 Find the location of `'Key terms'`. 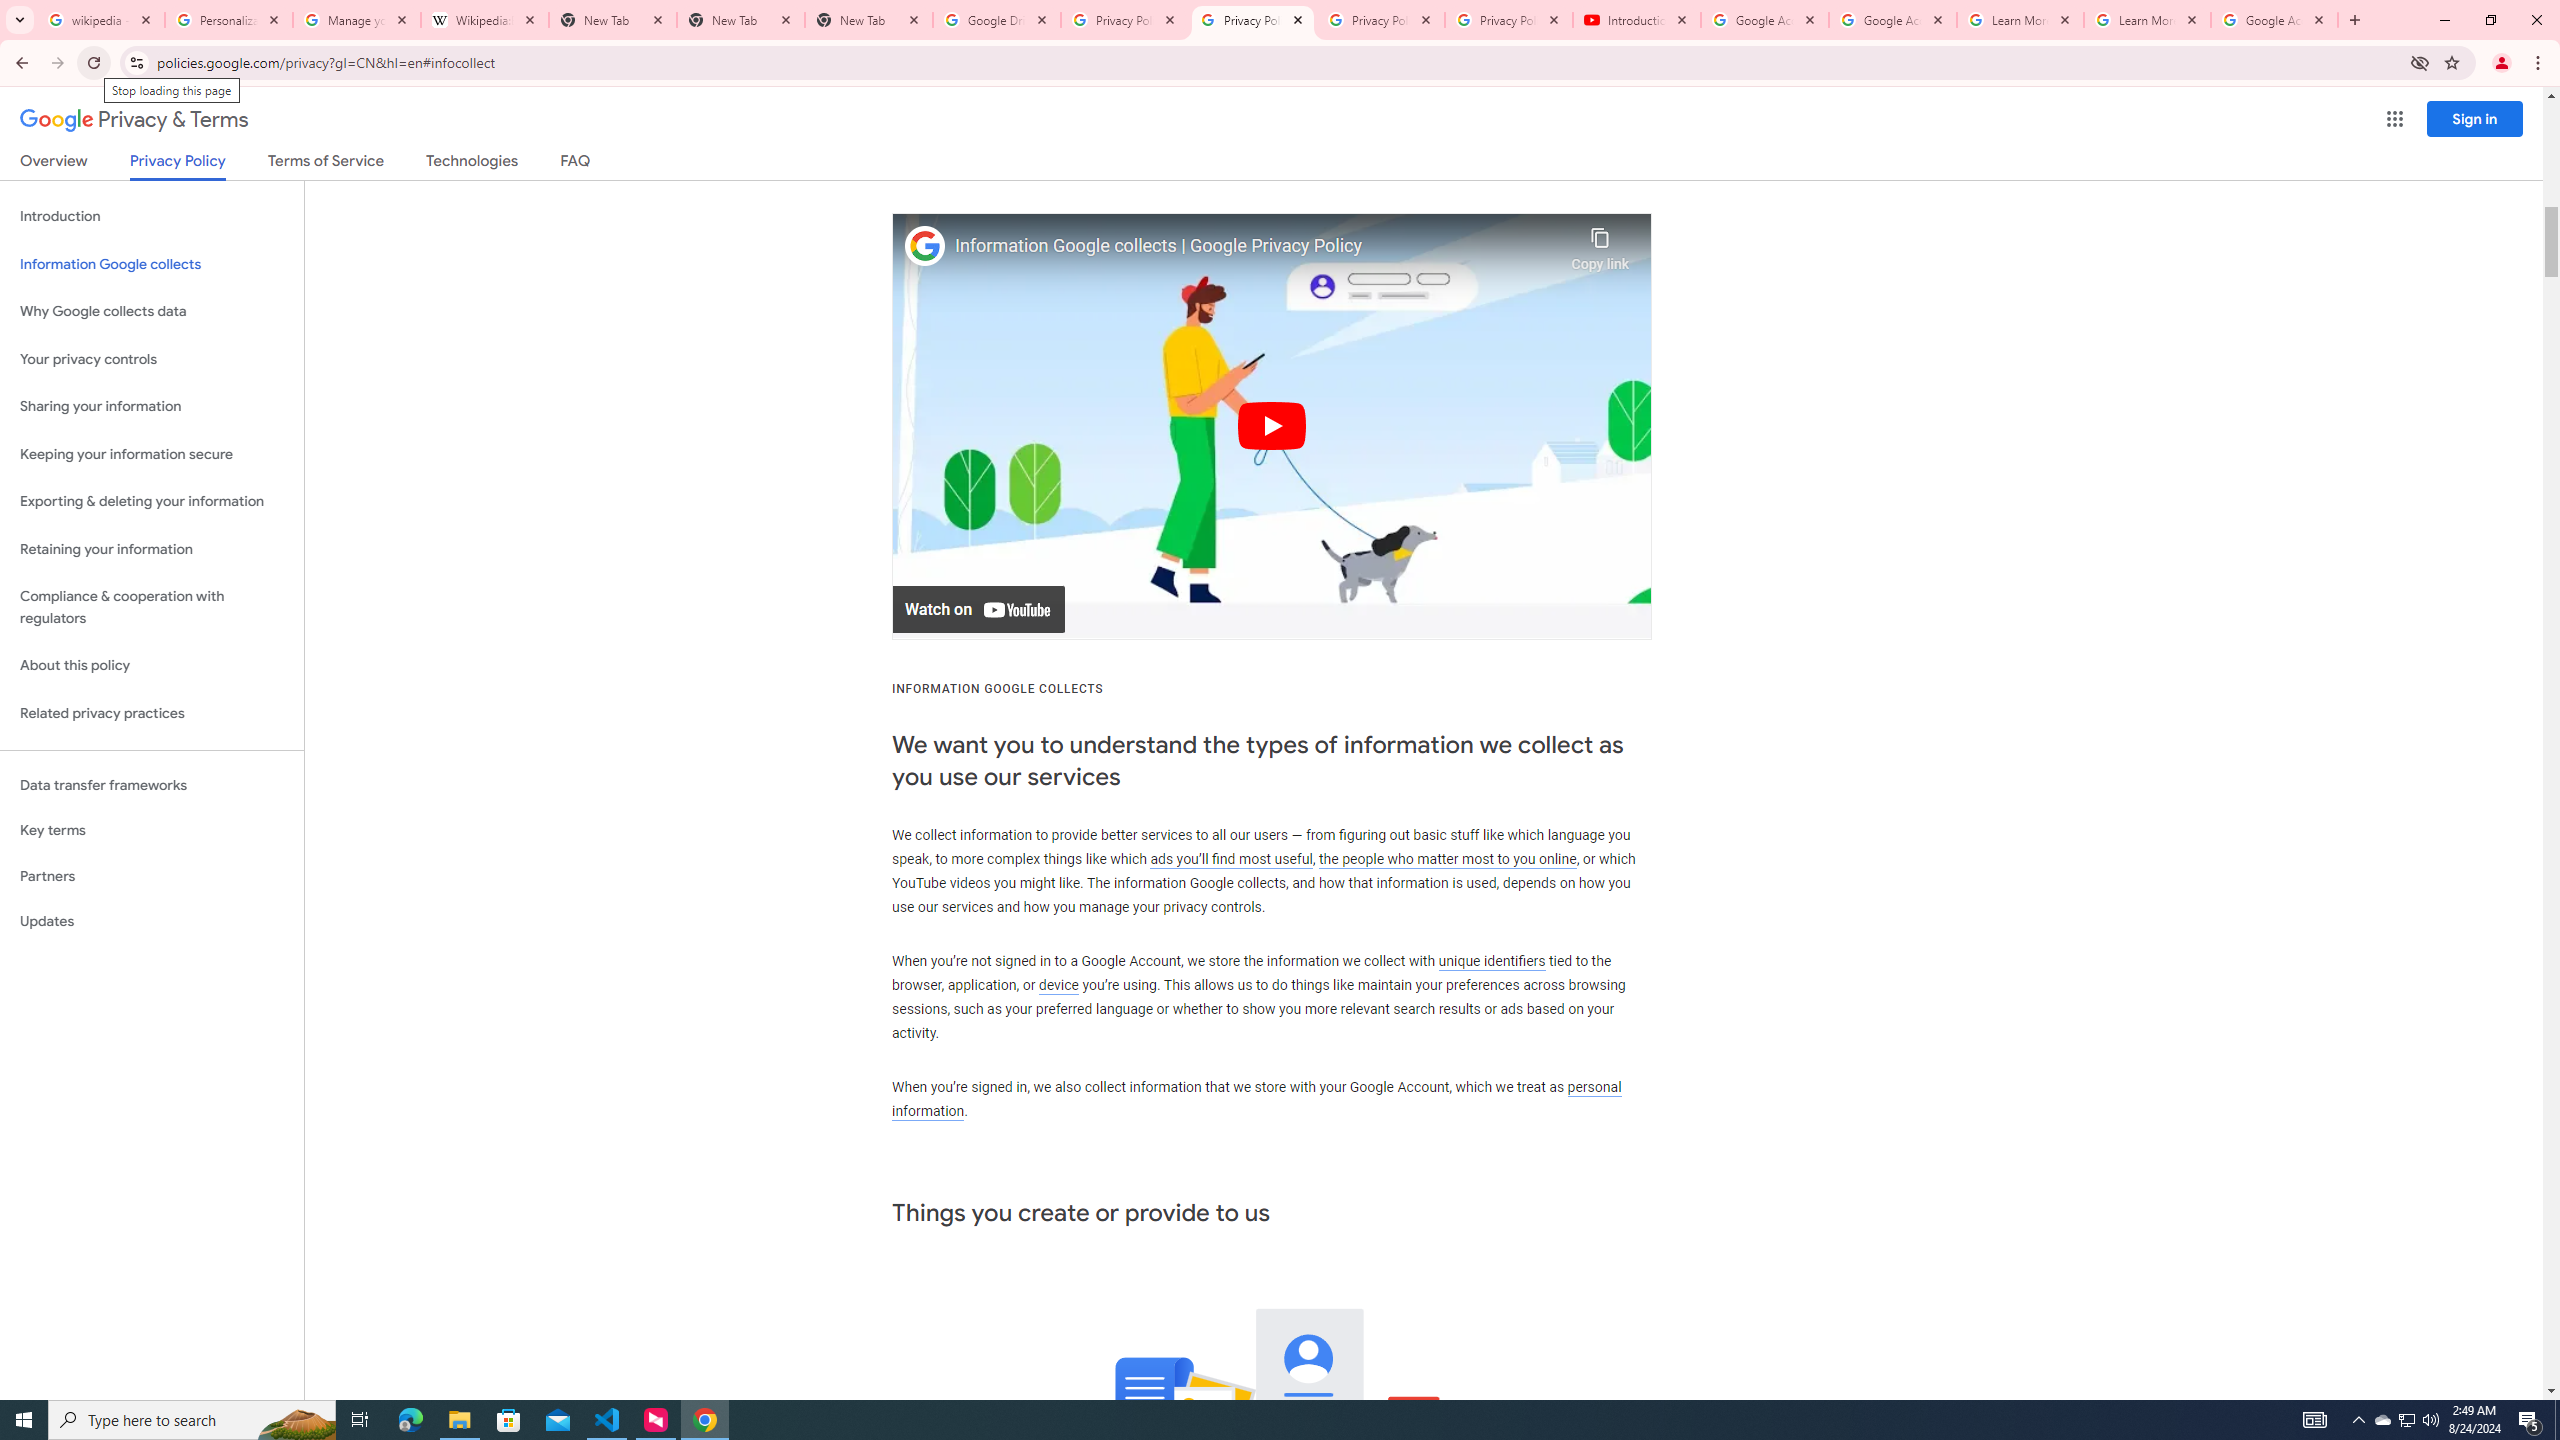

'Key terms' is located at coordinates (151, 830).